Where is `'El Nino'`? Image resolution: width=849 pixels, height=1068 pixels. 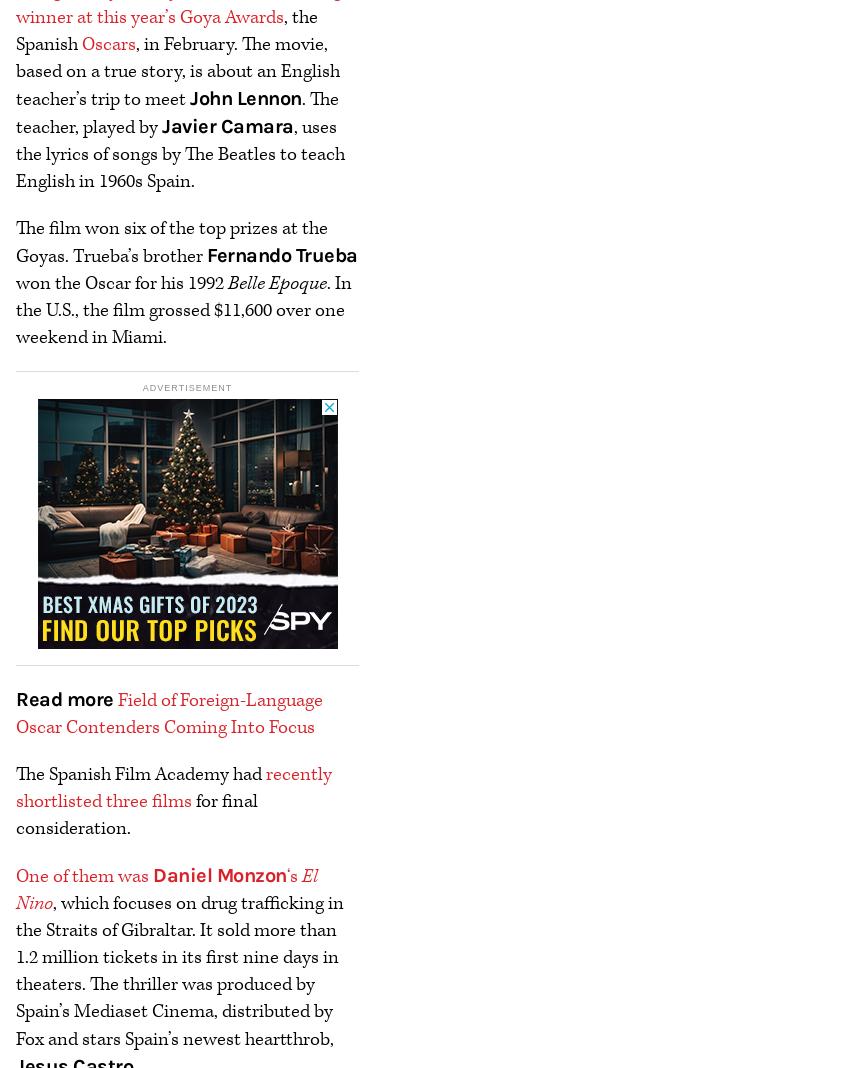
'El Nino' is located at coordinates (166, 888).